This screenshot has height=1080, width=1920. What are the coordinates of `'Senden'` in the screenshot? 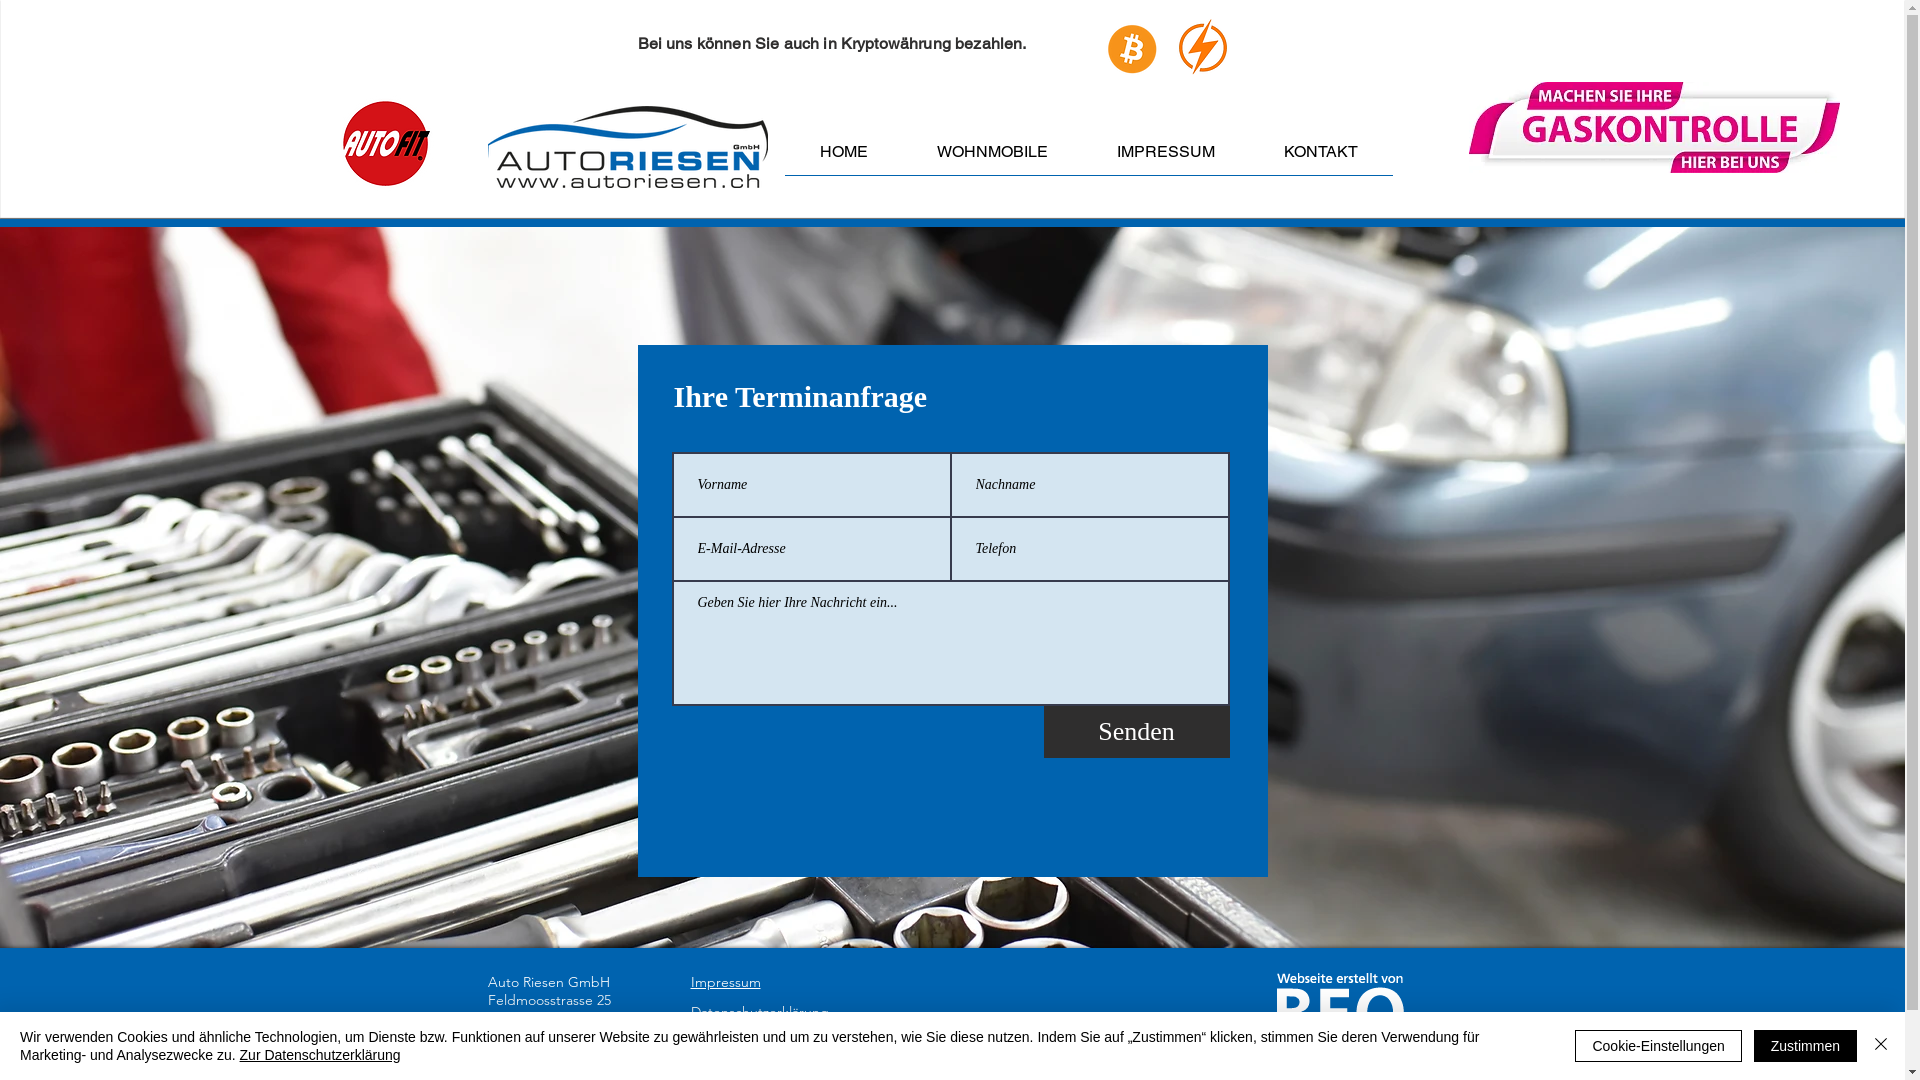 It's located at (1137, 732).